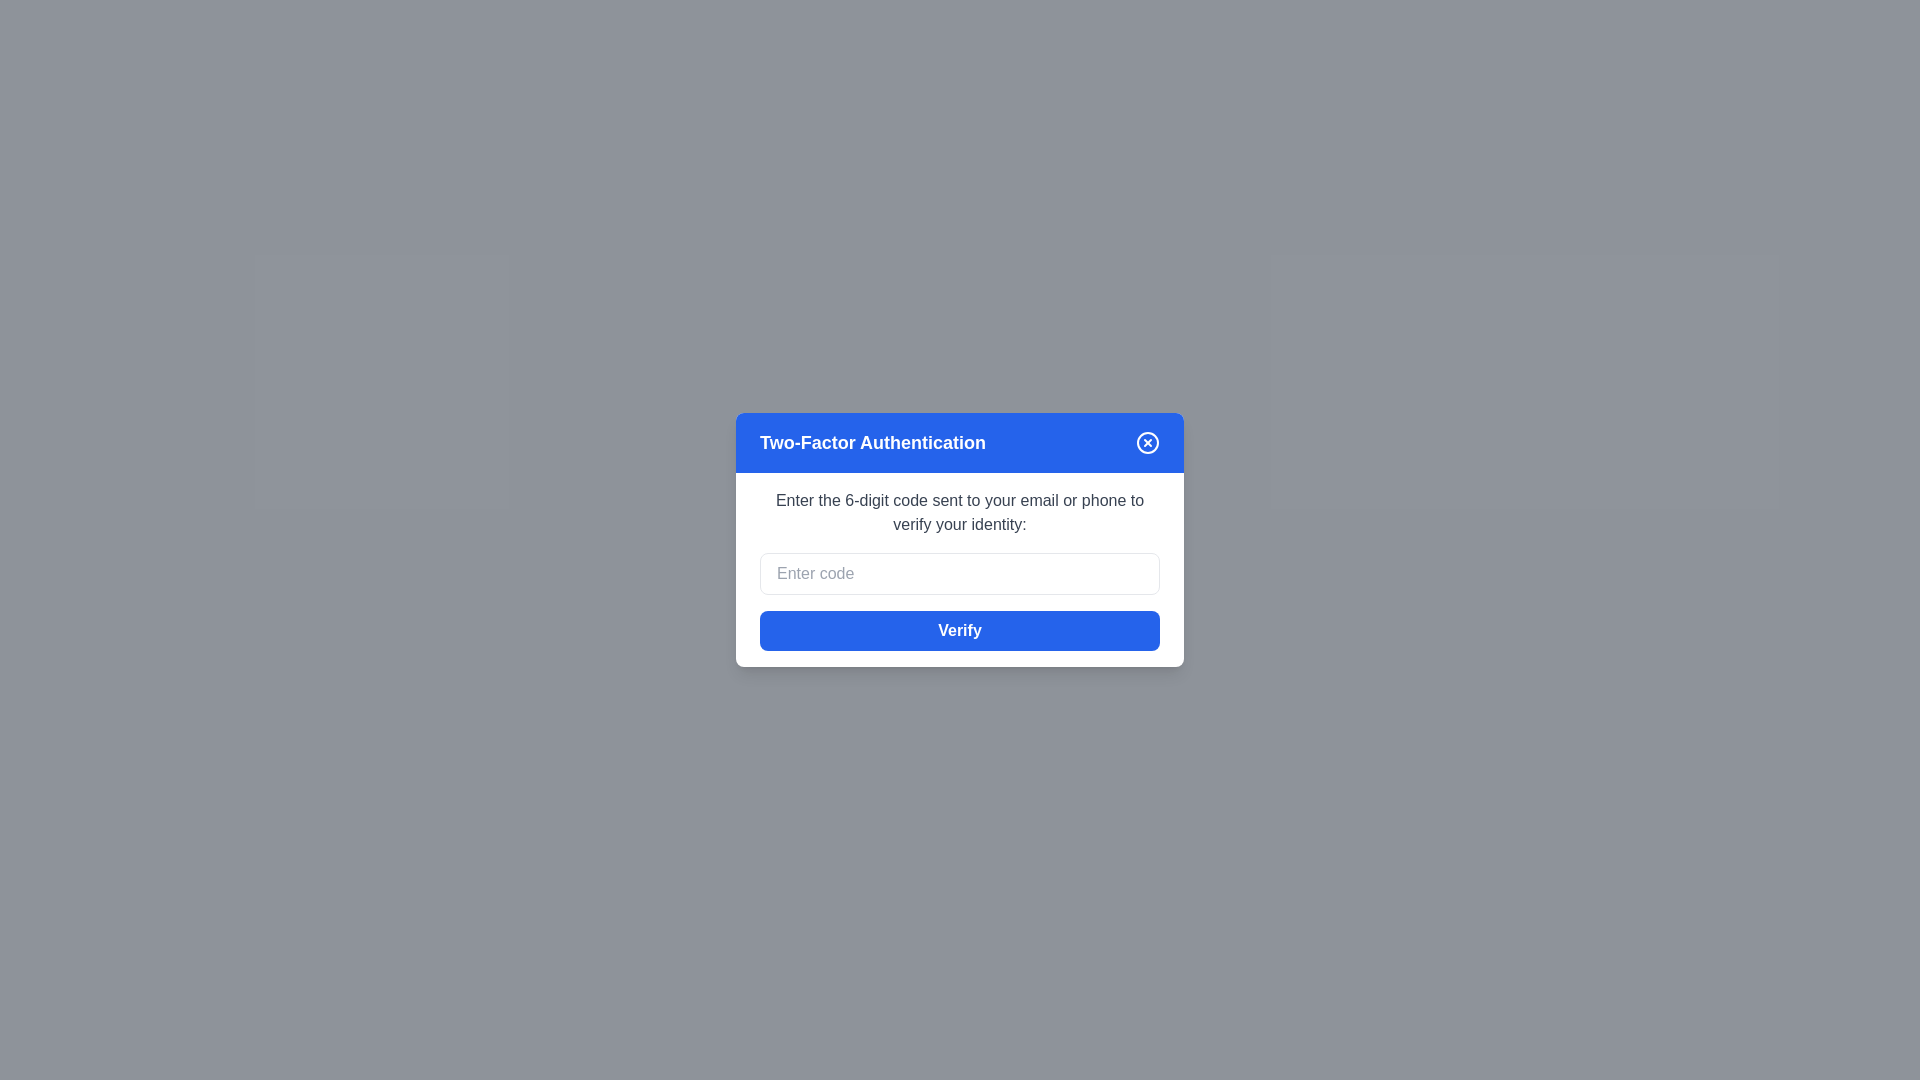  Describe the element at coordinates (758, 489) in the screenshot. I see `the explanatory text for copying or reading` at that location.